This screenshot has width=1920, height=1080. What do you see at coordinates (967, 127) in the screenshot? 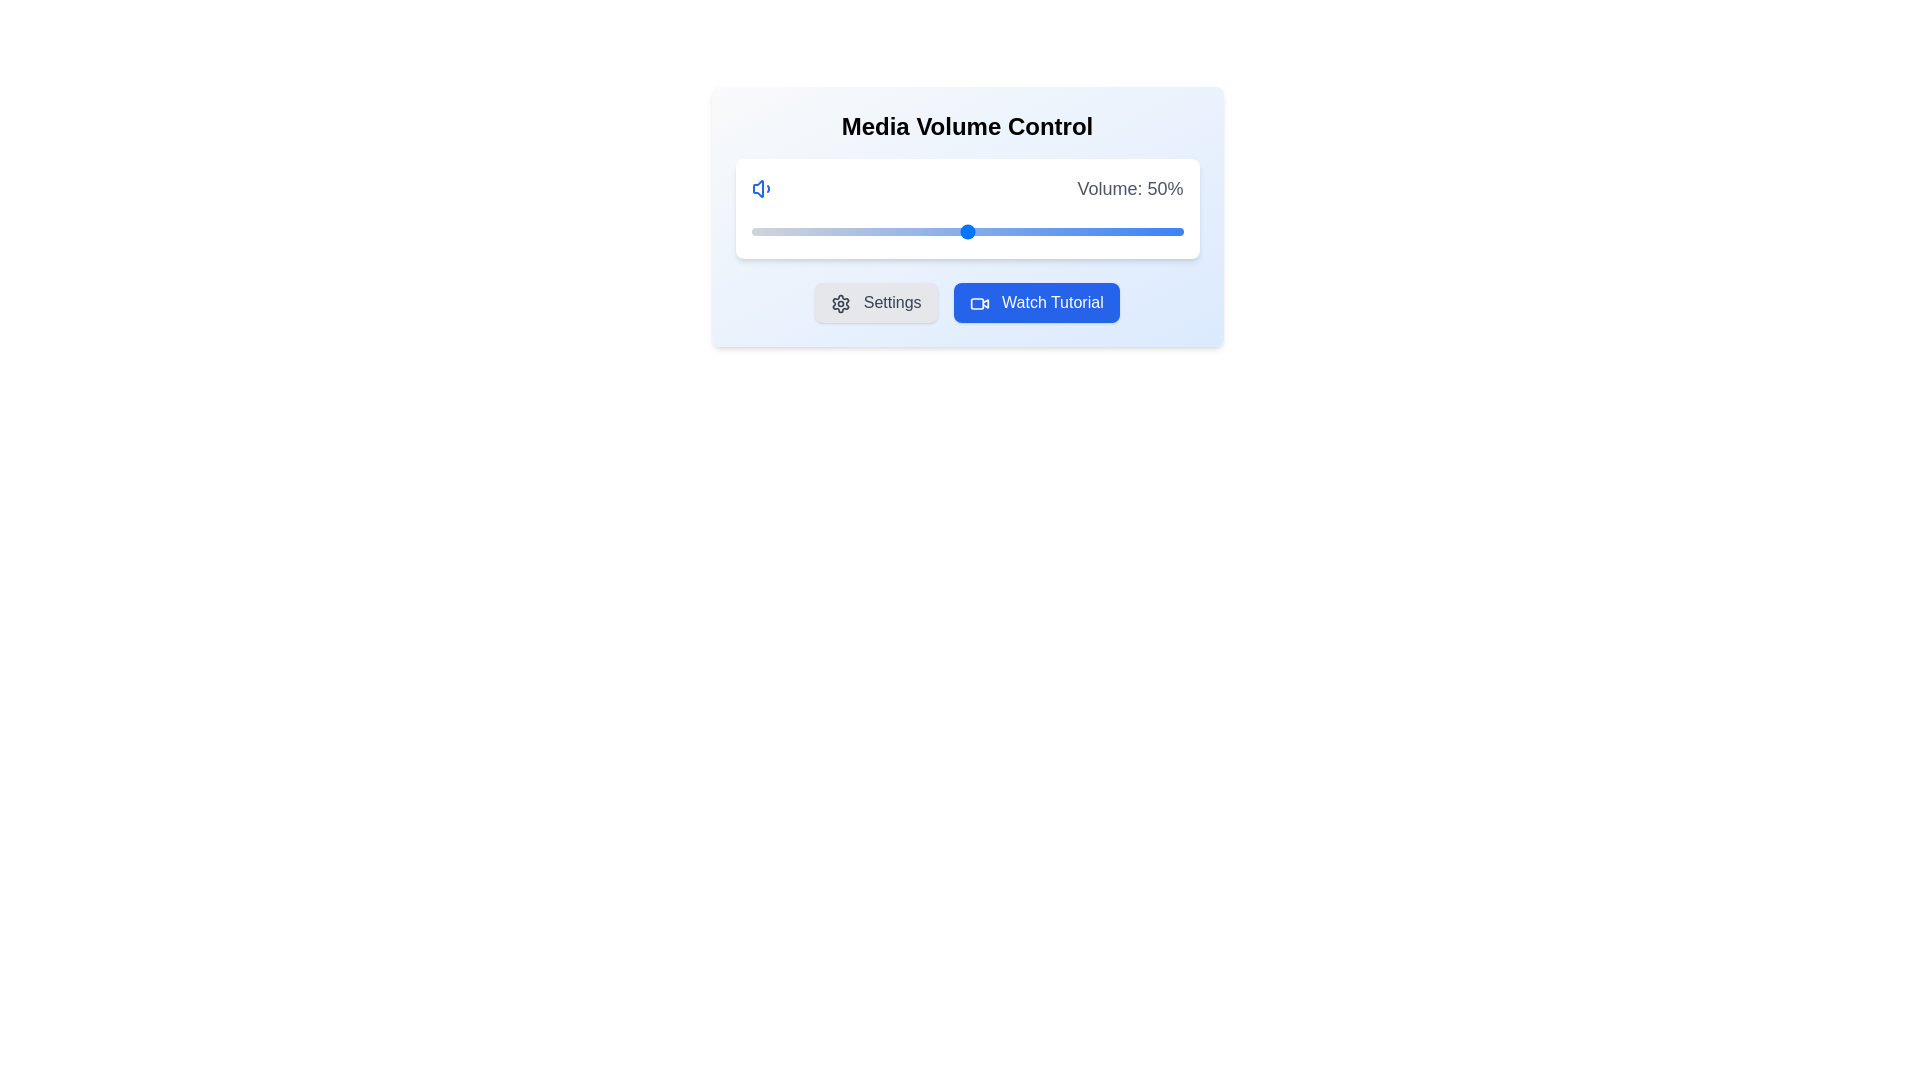
I see `the title text 'Media Volume Control' to highlight it` at bounding box center [967, 127].